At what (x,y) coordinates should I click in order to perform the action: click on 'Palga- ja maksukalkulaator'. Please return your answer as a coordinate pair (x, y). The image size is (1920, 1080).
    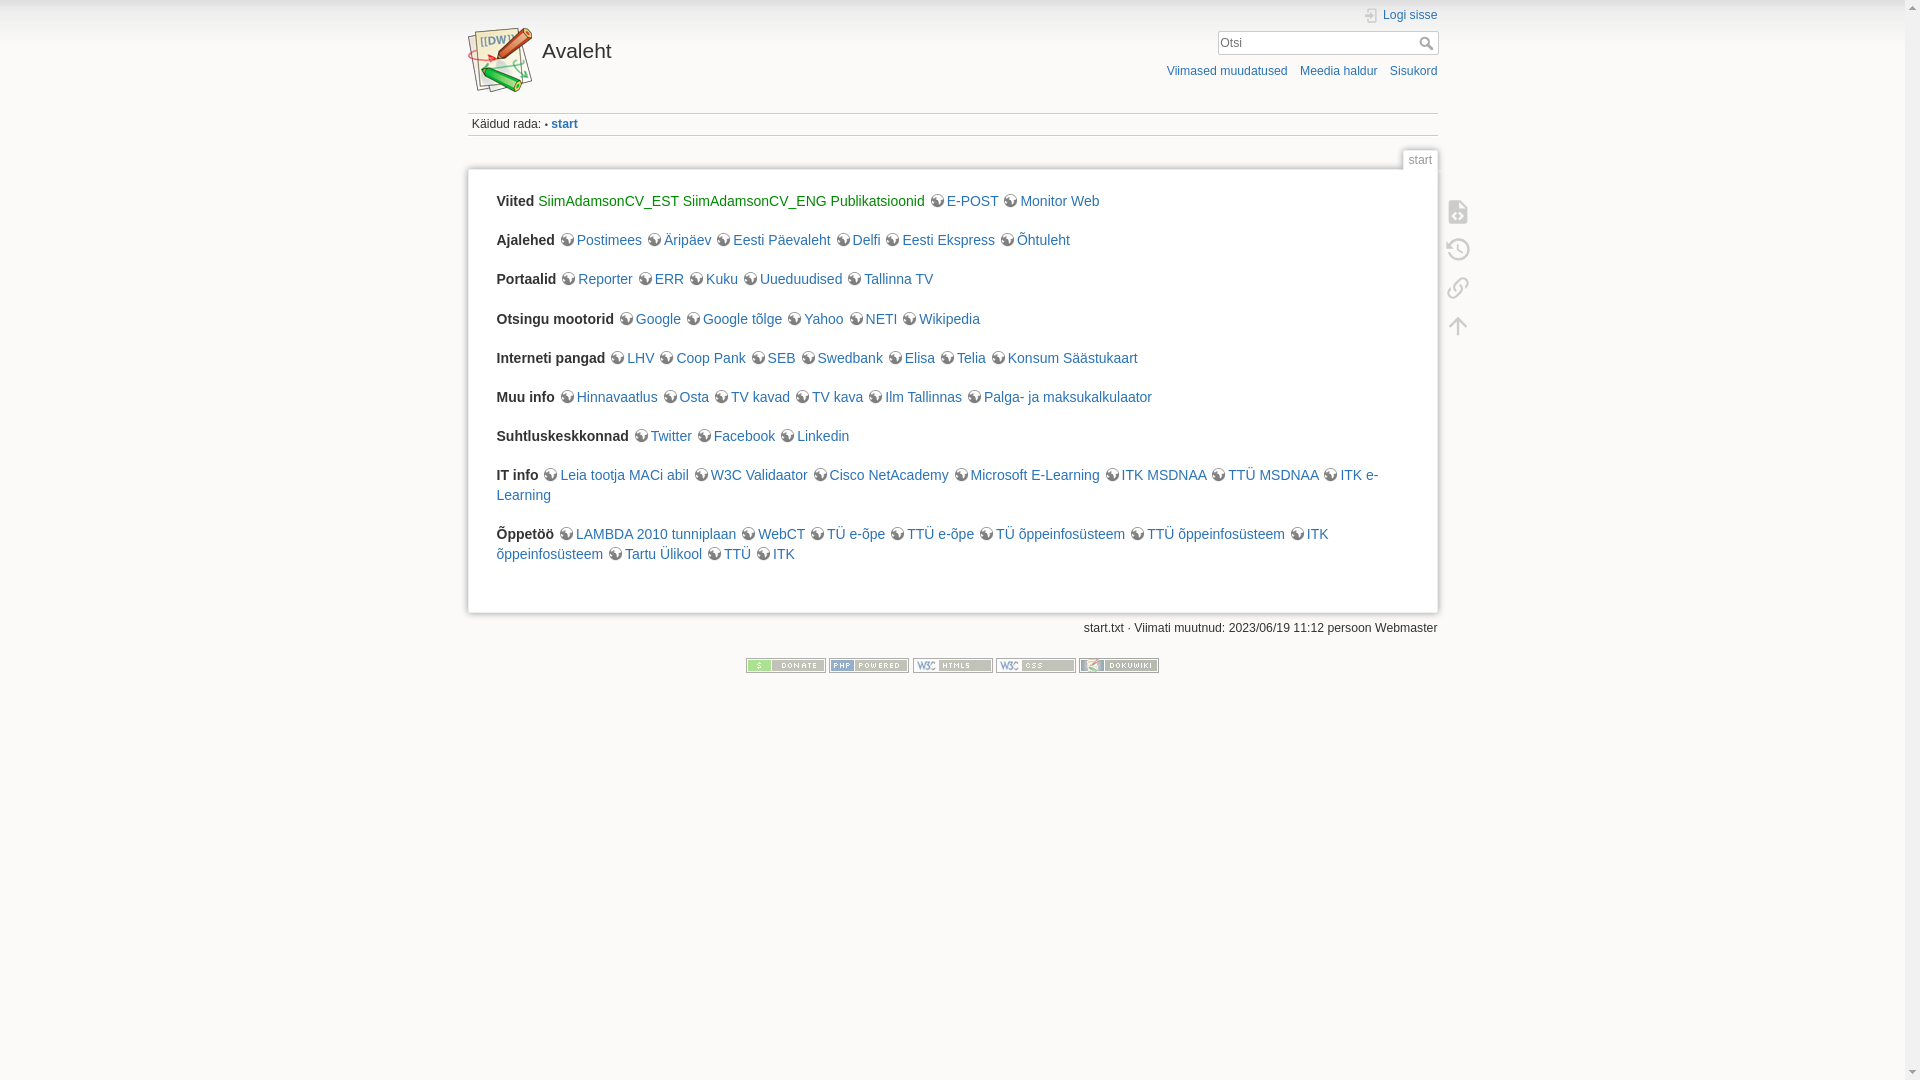
    Looking at the image, I should click on (1058, 397).